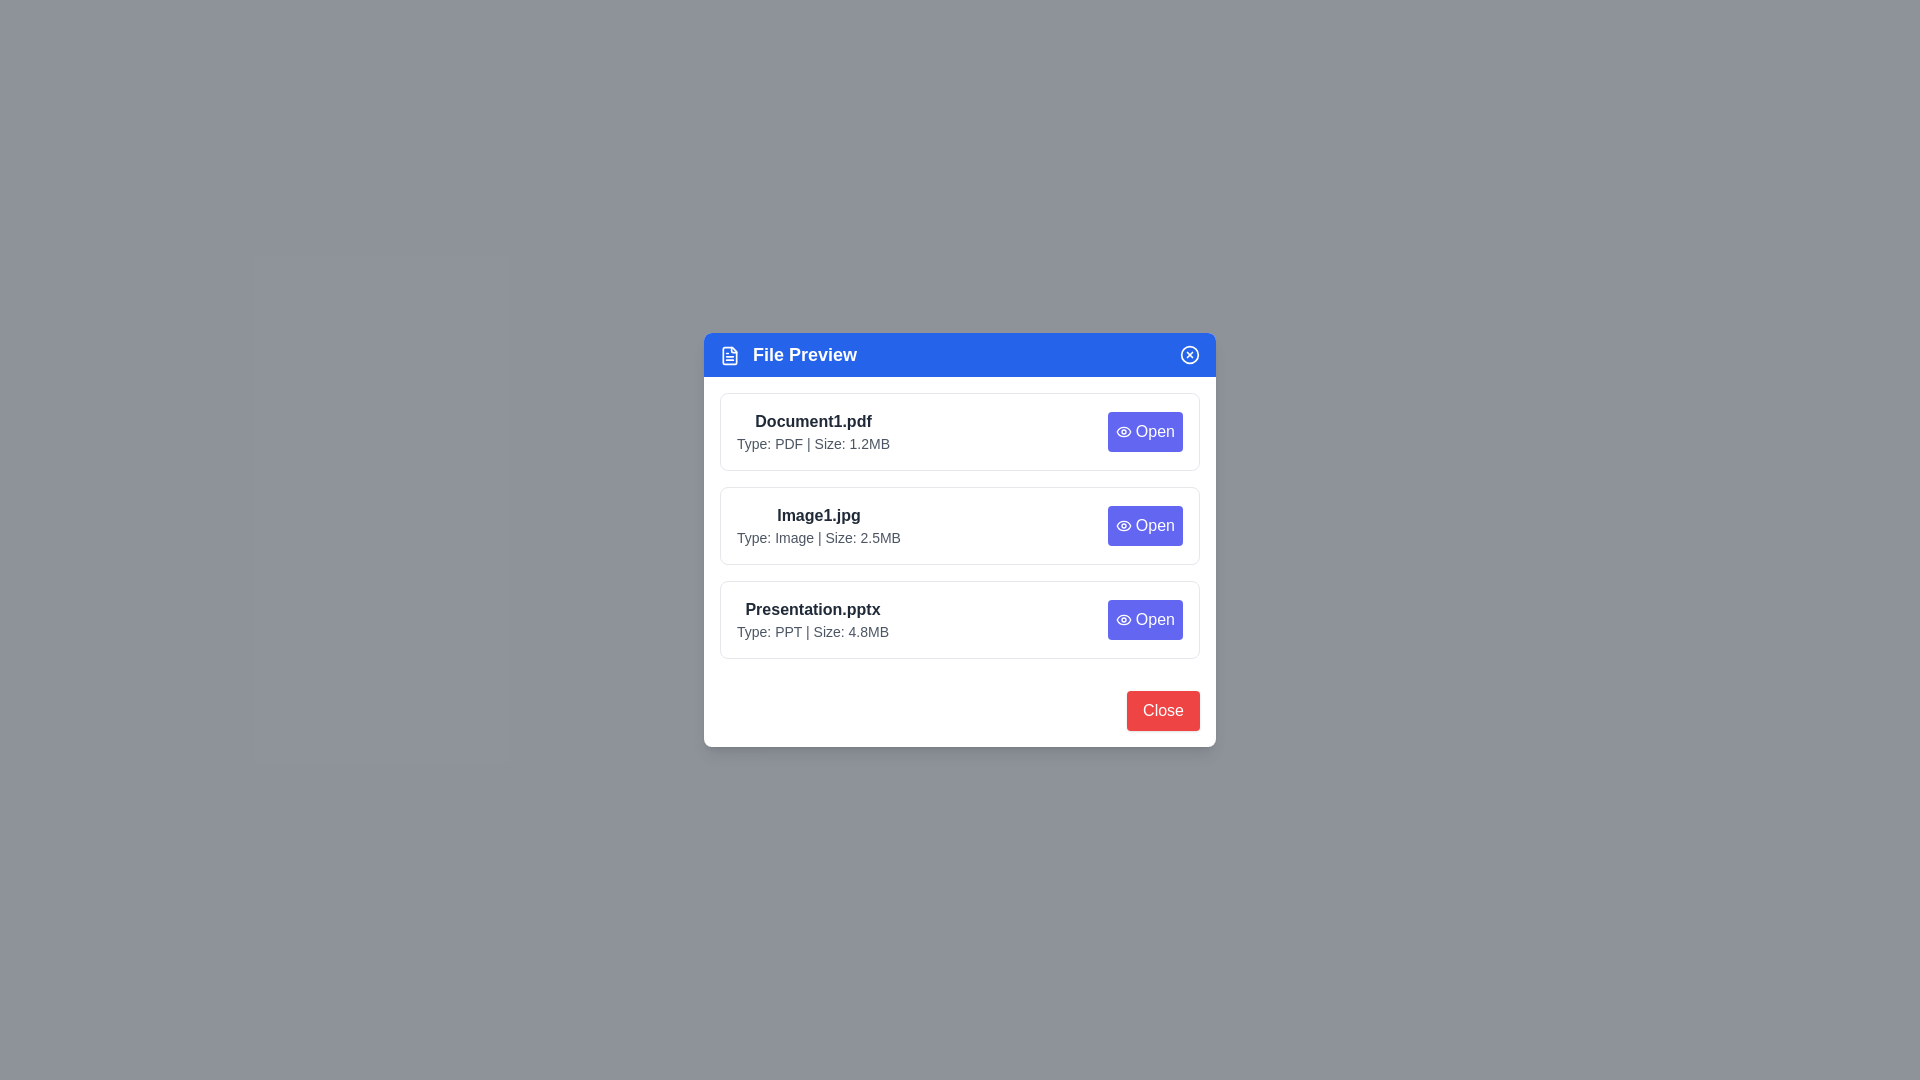 This screenshot has width=1920, height=1080. I want to click on the 'Close' button to close the dialog, so click(1163, 709).